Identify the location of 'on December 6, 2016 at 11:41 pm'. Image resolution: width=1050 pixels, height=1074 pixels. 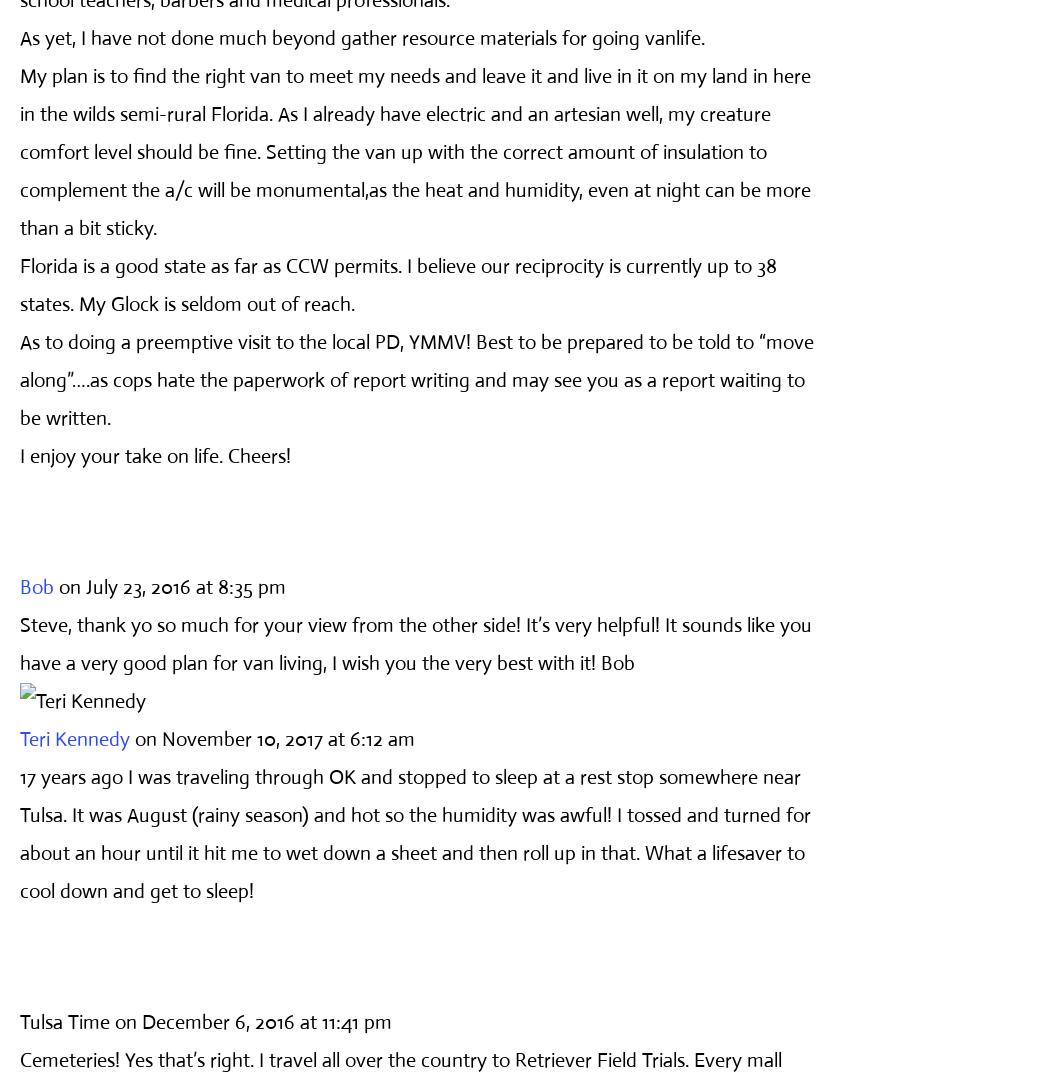
(253, 1021).